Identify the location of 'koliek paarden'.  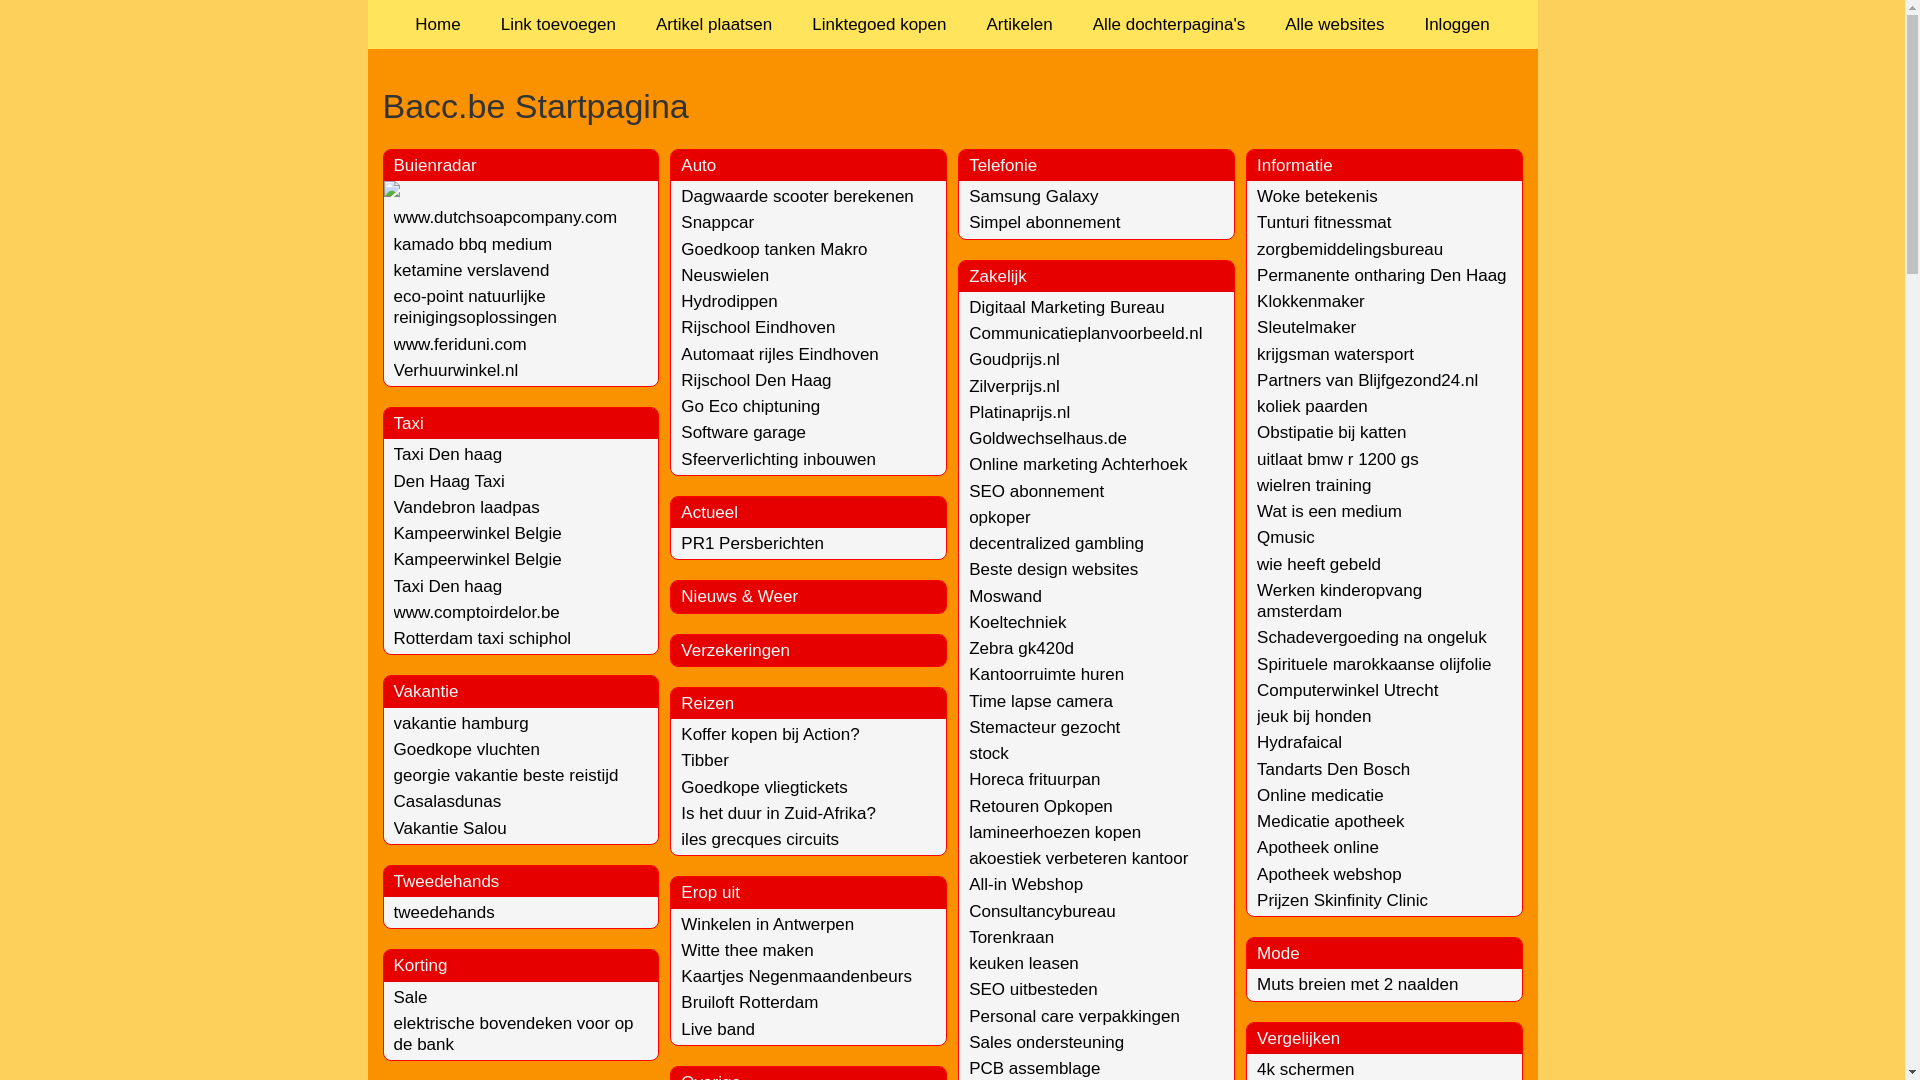
(1312, 405).